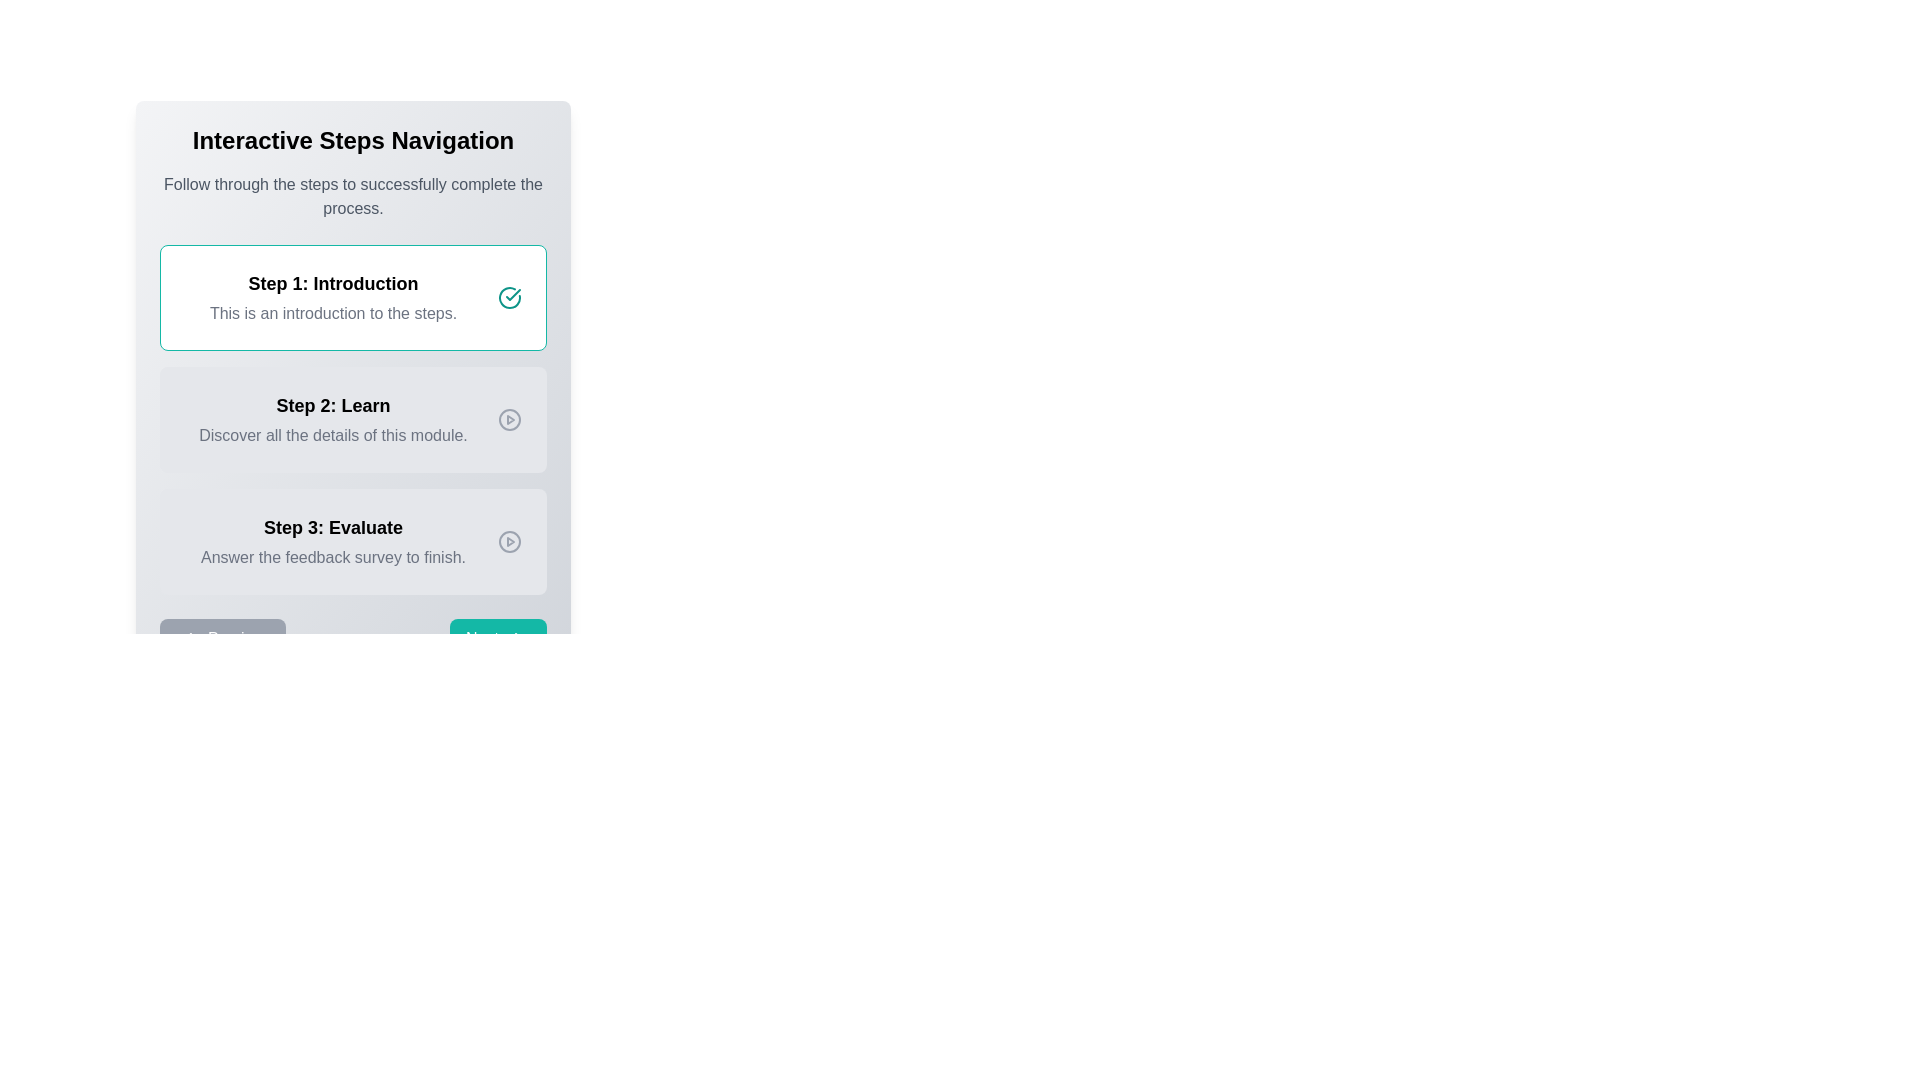 This screenshot has height=1080, width=1920. What do you see at coordinates (333, 313) in the screenshot?
I see `the text element that reads 'This is an introduction to the steps.' which is displayed in a smaller, gray-colored font, located below the bold title 'Step 1: Introduction' in the interactive steps navigation panel` at bounding box center [333, 313].